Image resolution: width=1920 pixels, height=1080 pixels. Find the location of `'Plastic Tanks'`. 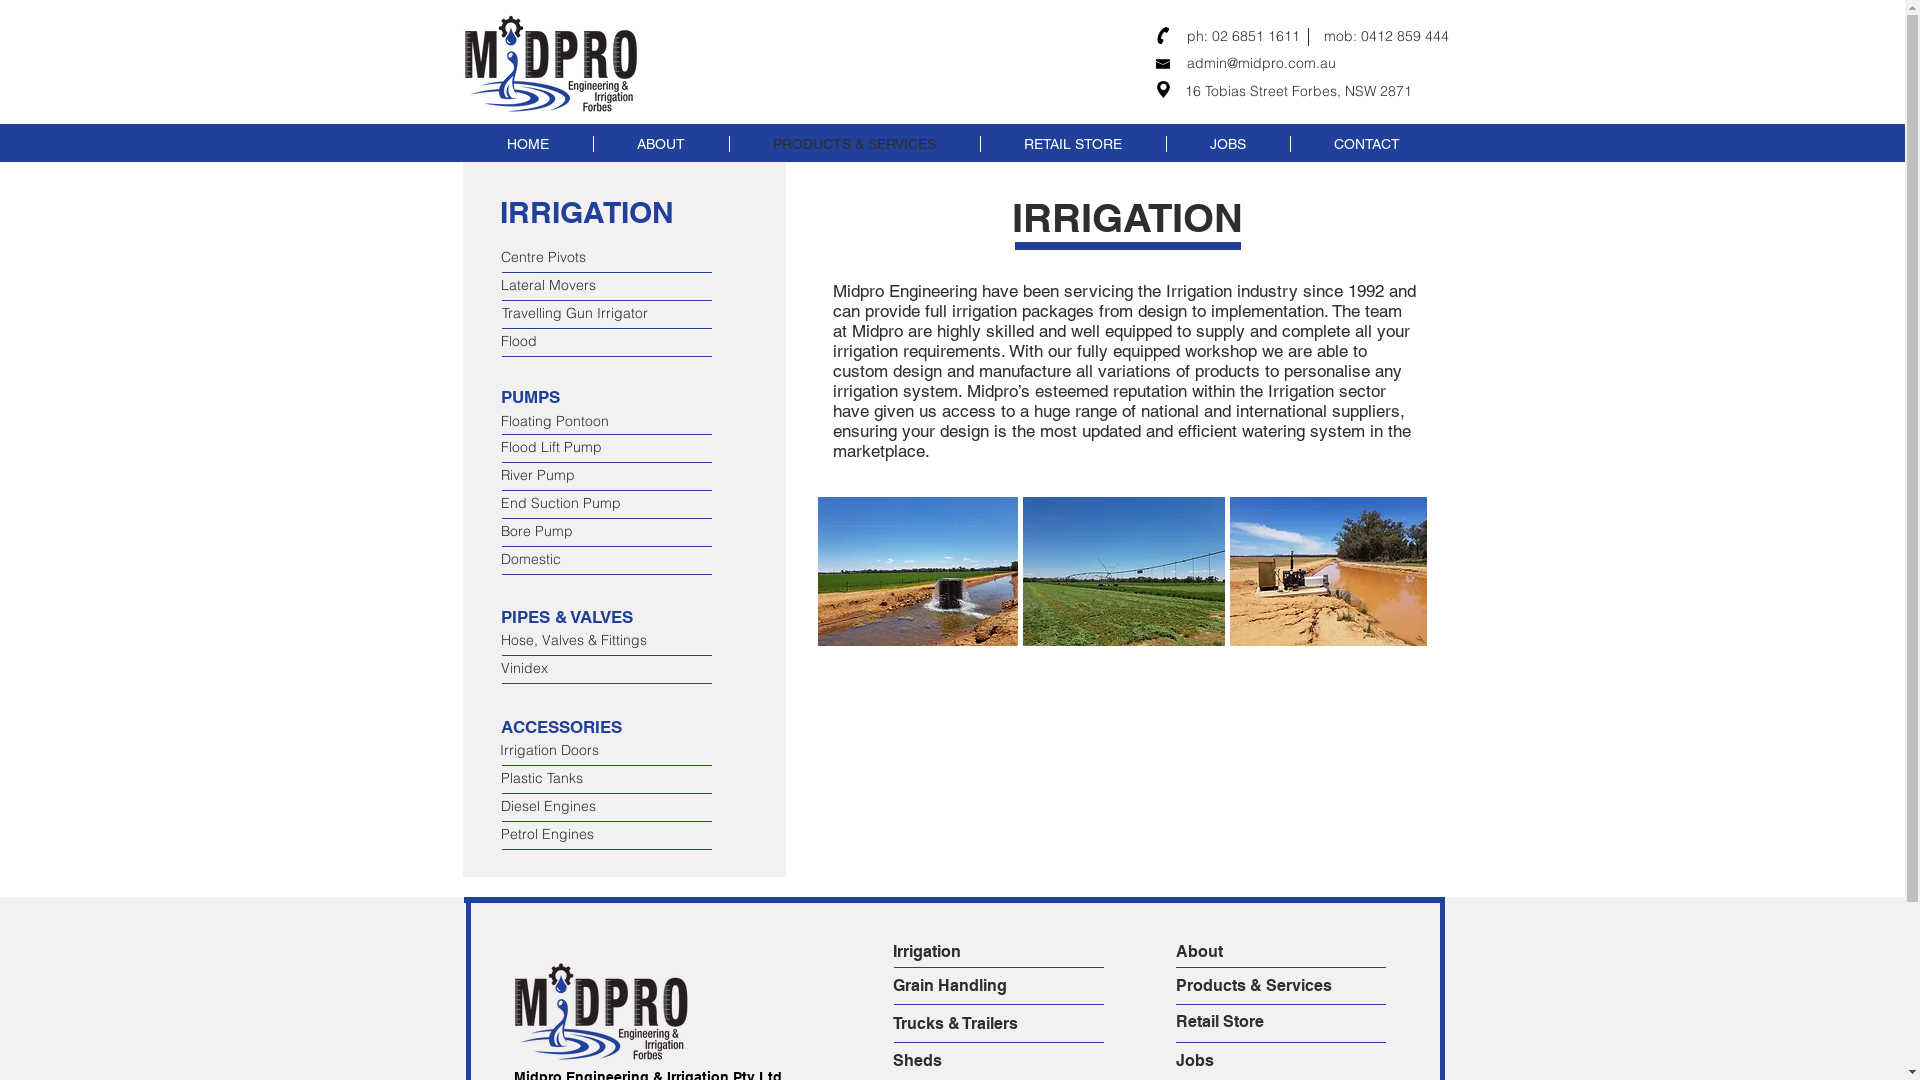

'Plastic Tanks' is located at coordinates (499, 778).